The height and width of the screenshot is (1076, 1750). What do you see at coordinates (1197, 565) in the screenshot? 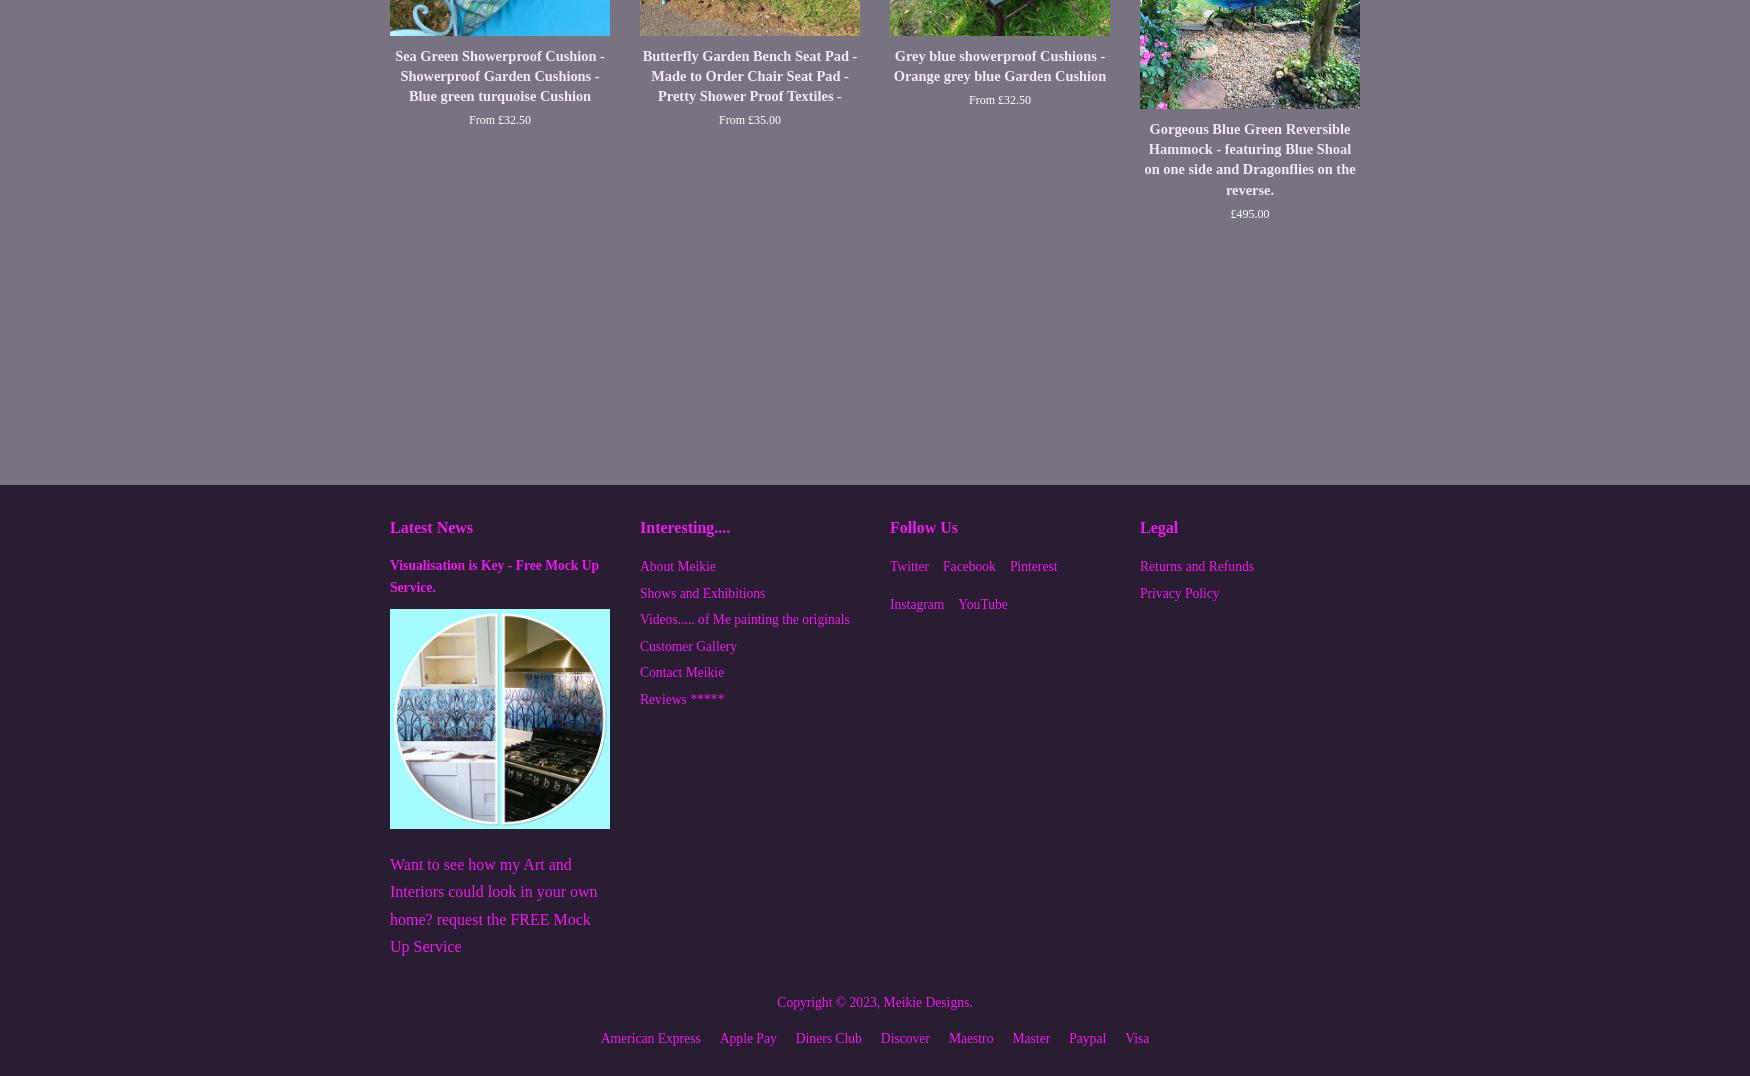
I see `'Returns and Refunds'` at bounding box center [1197, 565].